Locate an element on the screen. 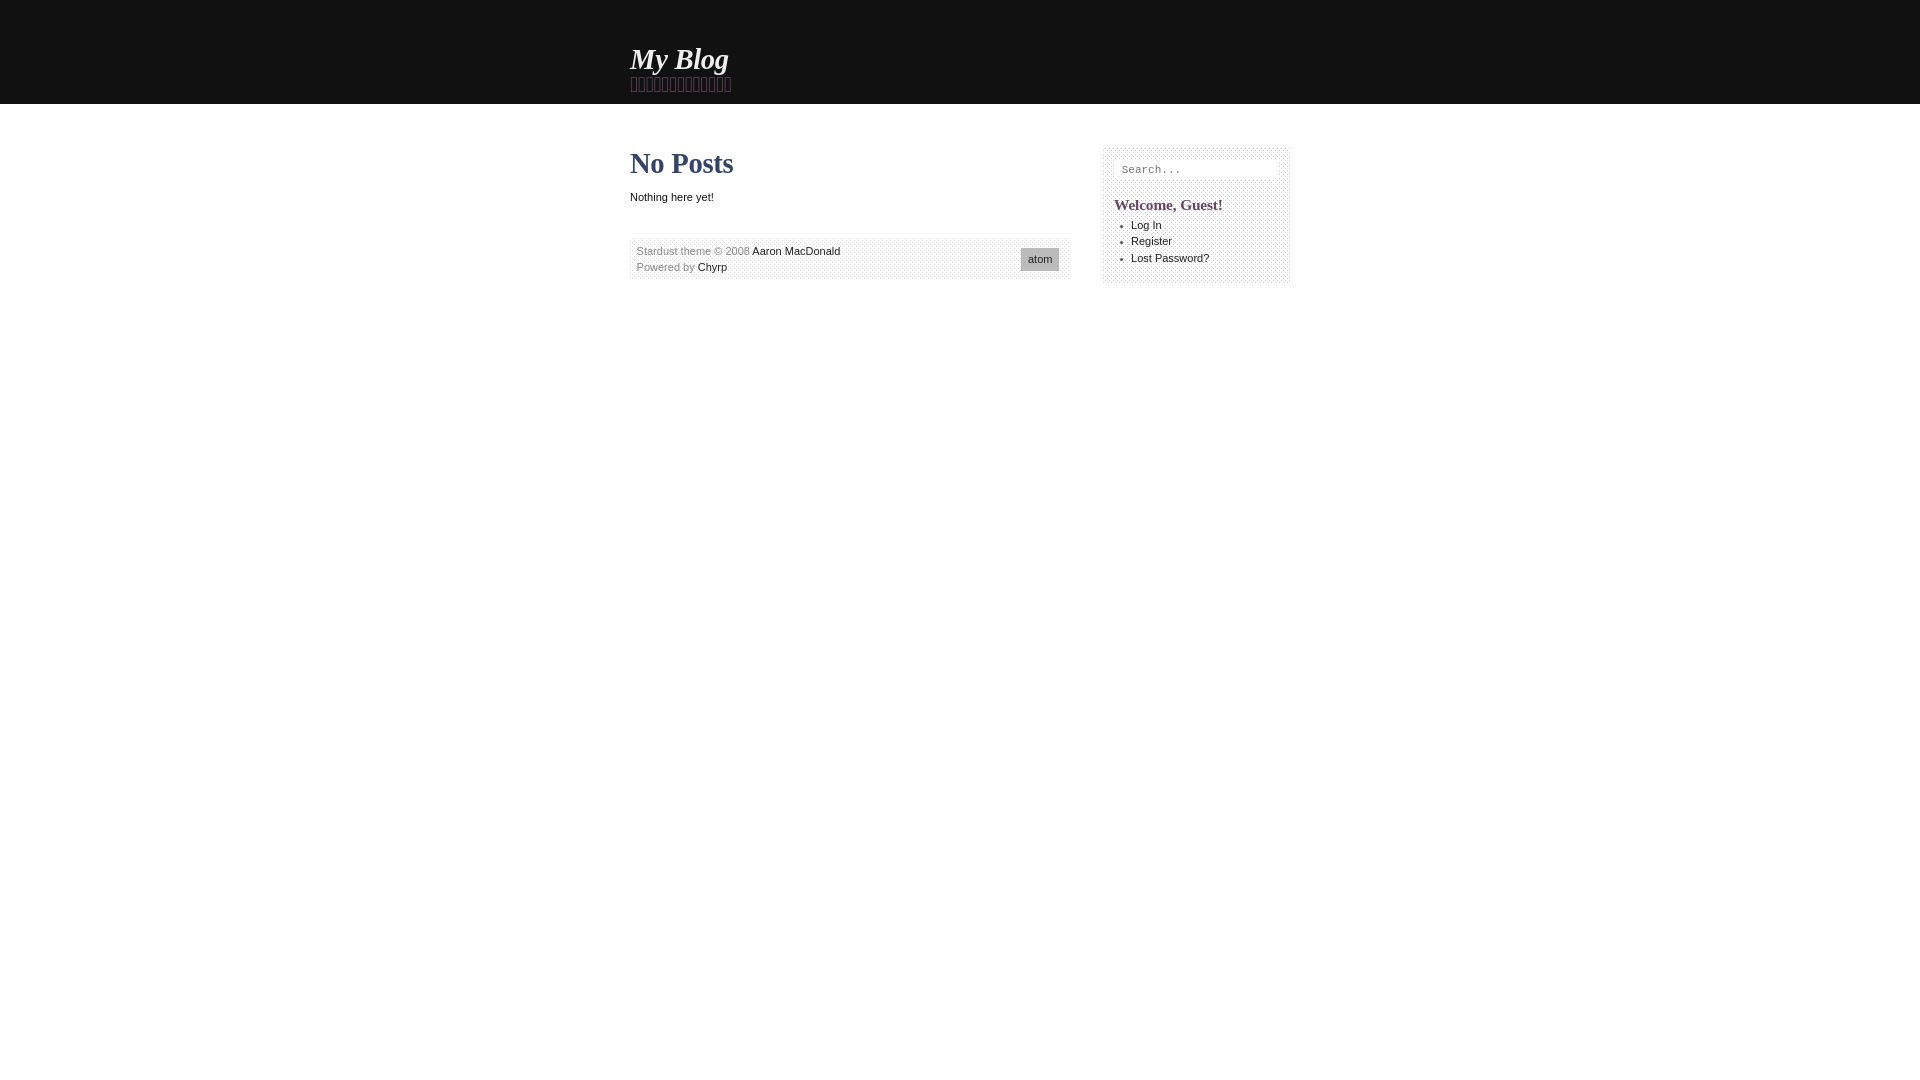 The width and height of the screenshot is (1920, 1080). 'Chyrp' is located at coordinates (712, 265).